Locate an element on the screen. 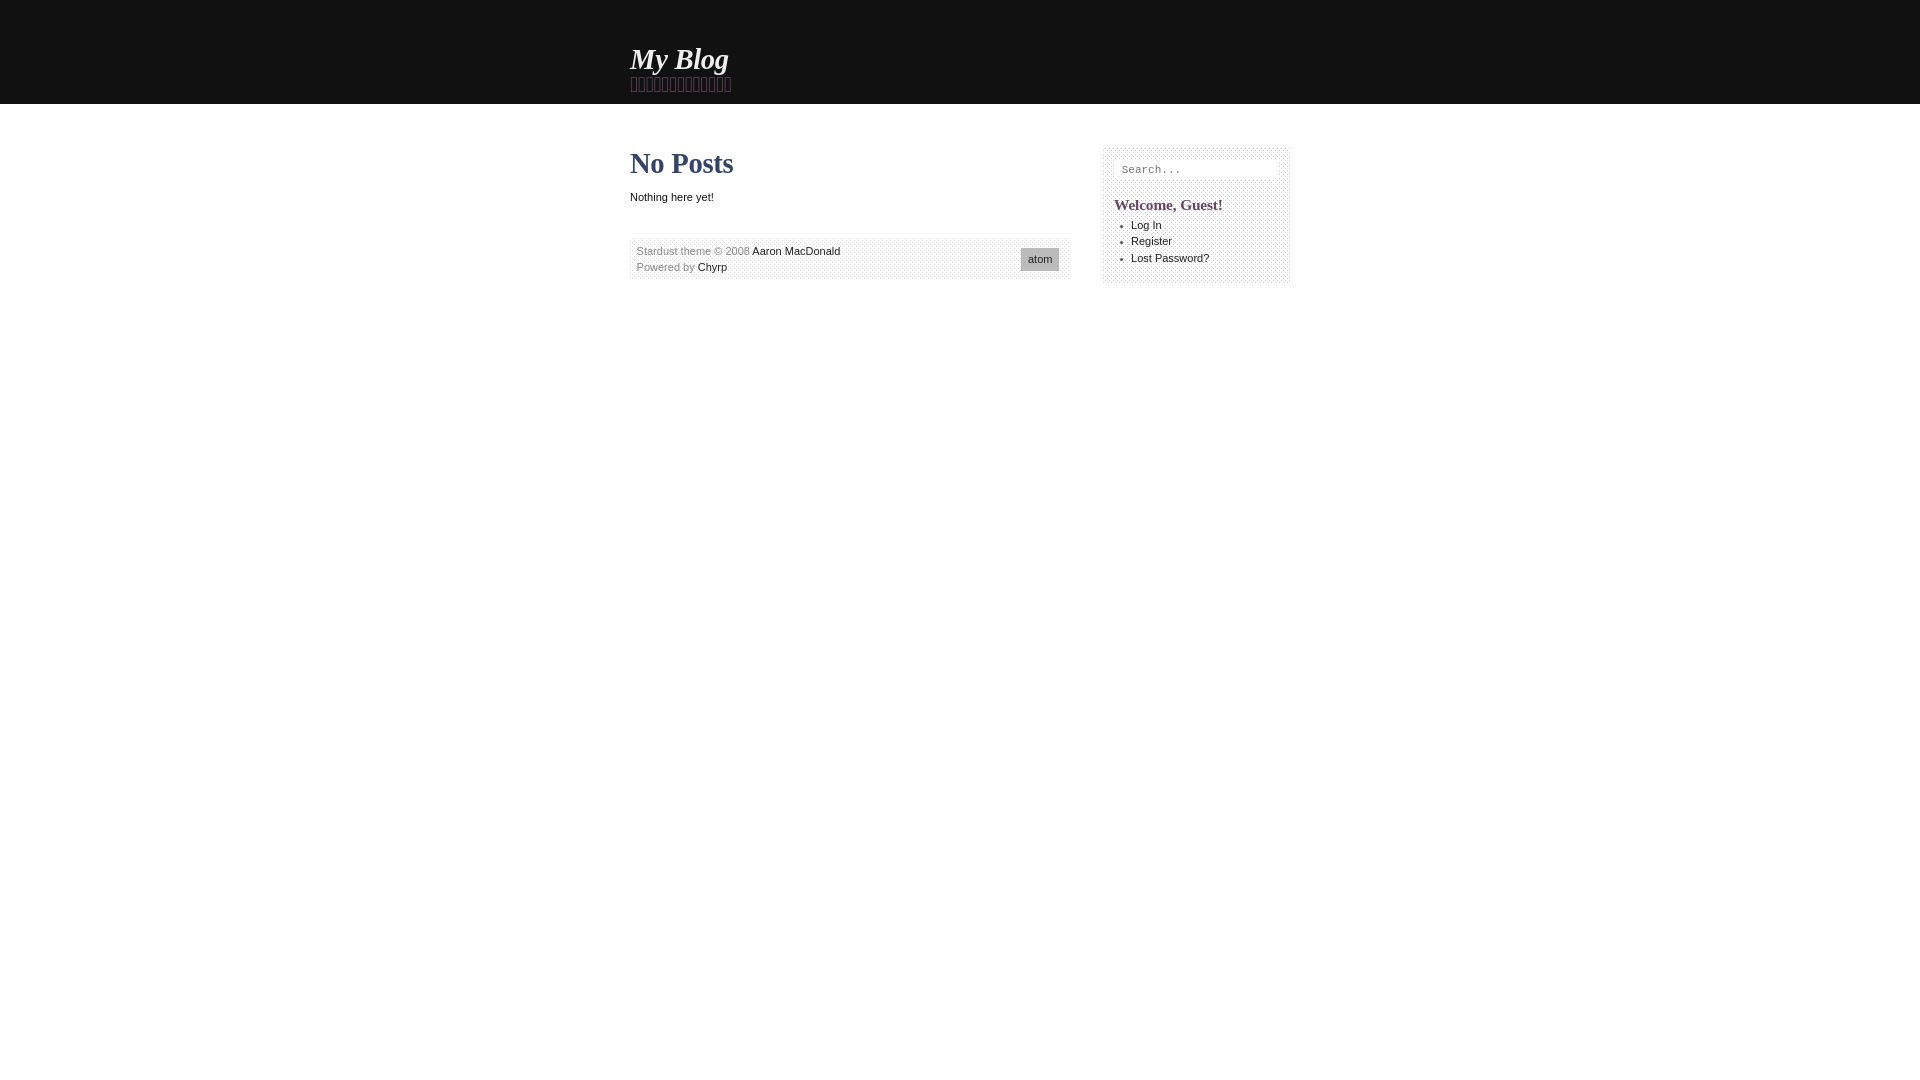 The width and height of the screenshot is (1920, 1080). 'Chyrp' is located at coordinates (712, 265).